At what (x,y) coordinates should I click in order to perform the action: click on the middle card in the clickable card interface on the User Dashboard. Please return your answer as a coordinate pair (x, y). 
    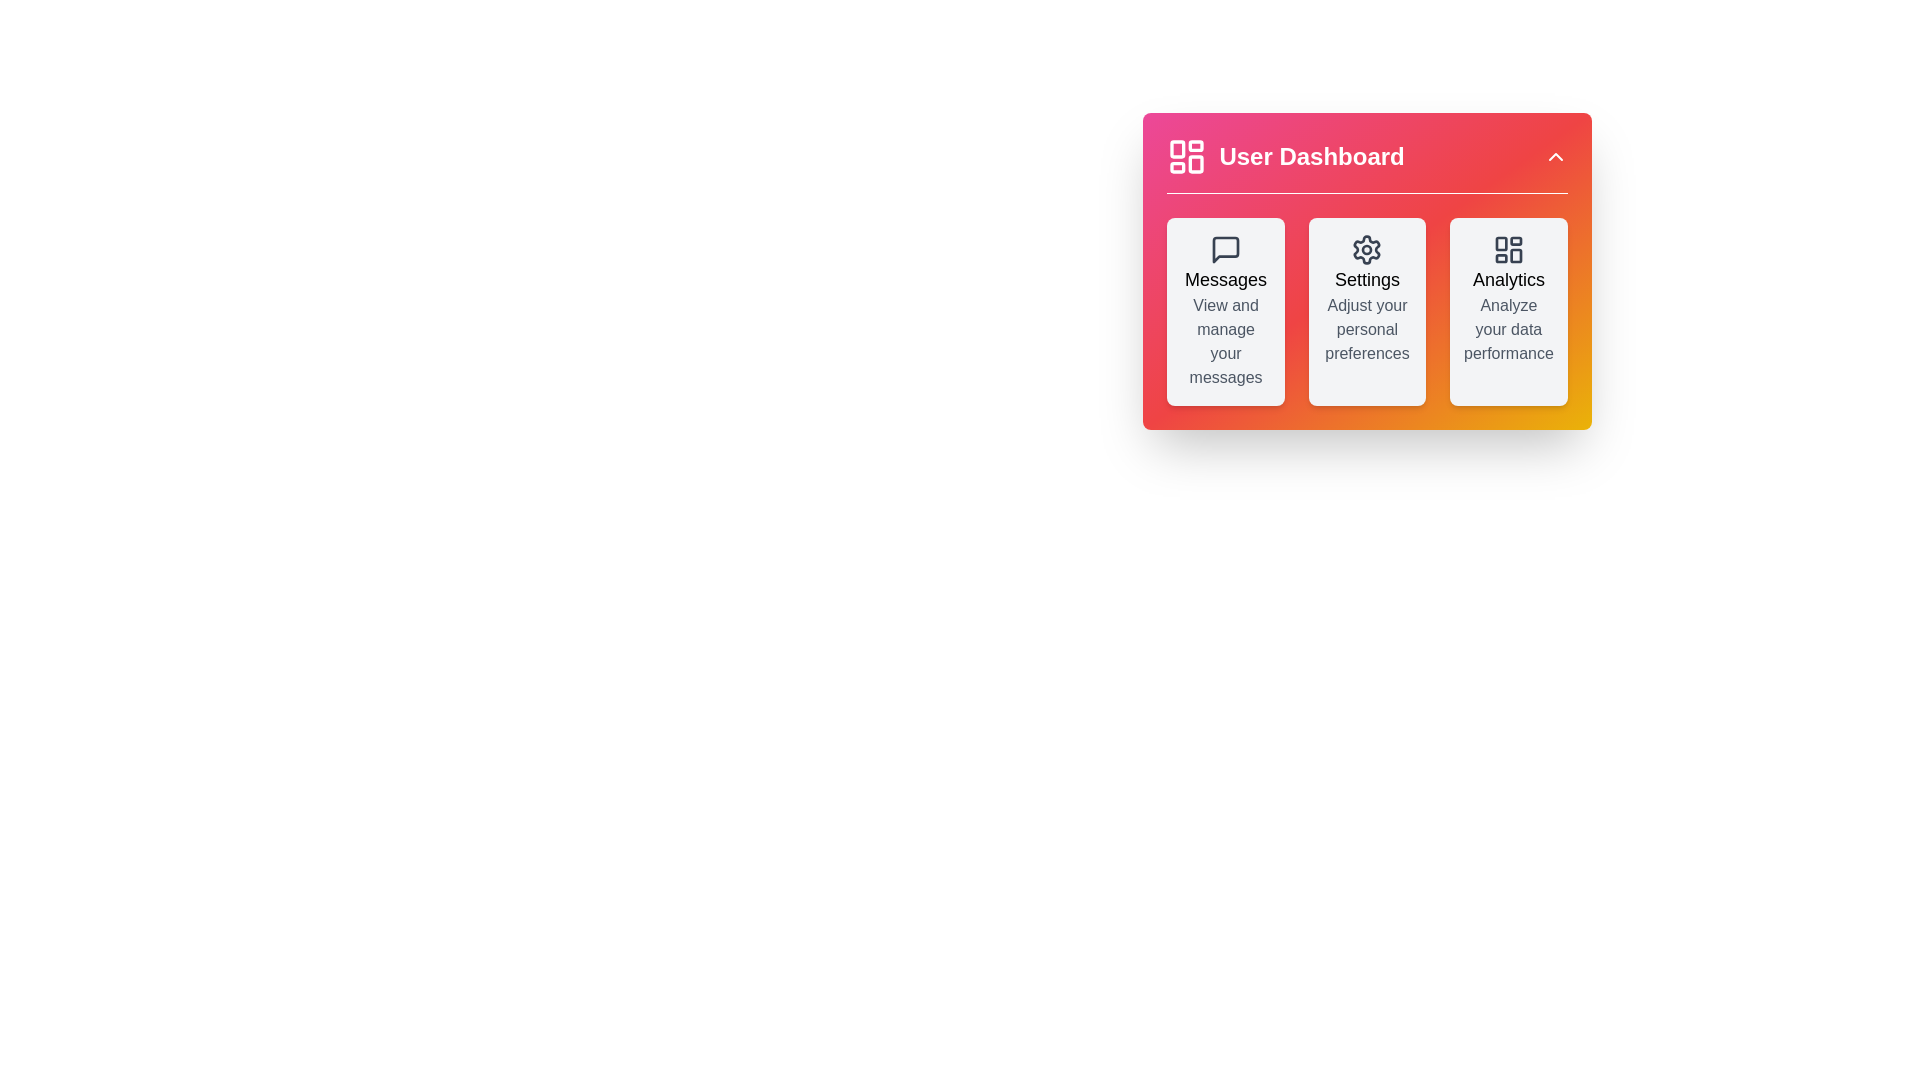
    Looking at the image, I should click on (1366, 312).